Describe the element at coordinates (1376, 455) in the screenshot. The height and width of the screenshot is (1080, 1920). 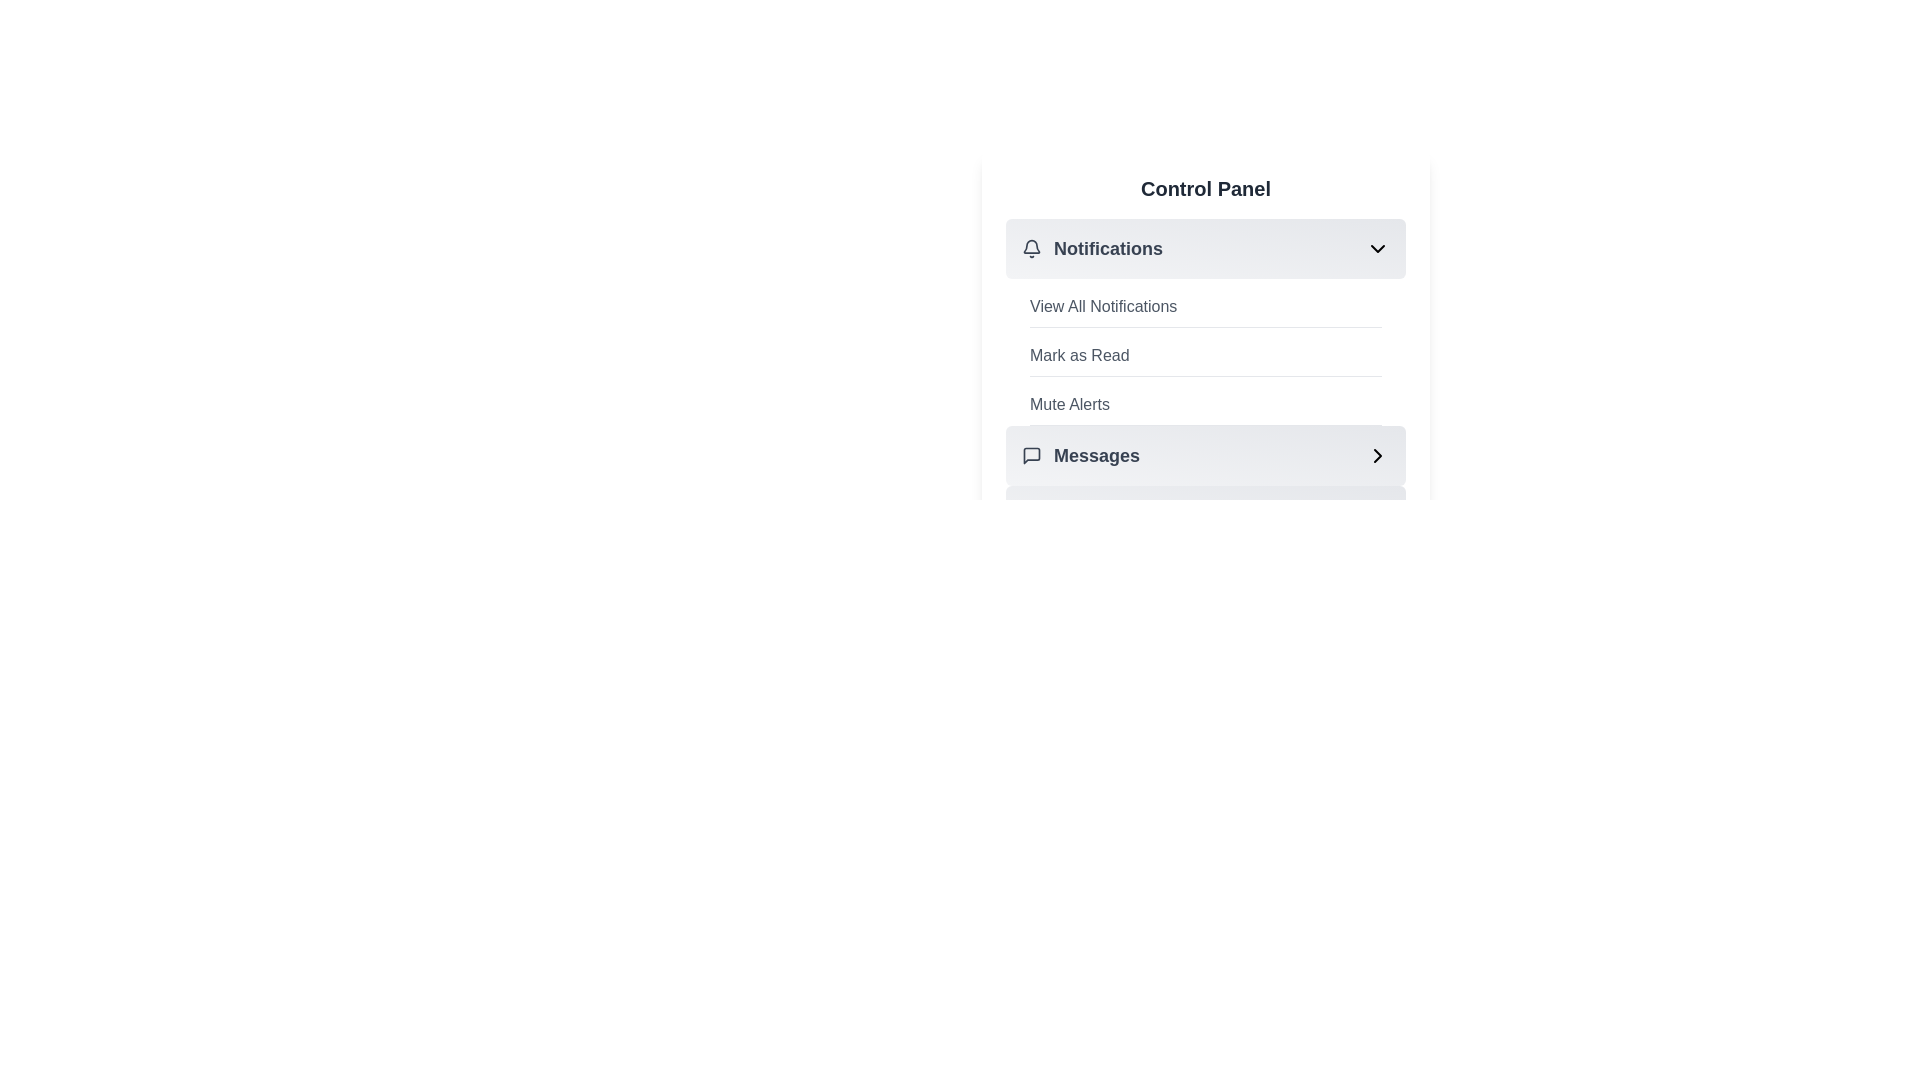
I see `the chevron-shaped arrow icon pointing to the right located at the top right side of the 'Messages' section` at that location.